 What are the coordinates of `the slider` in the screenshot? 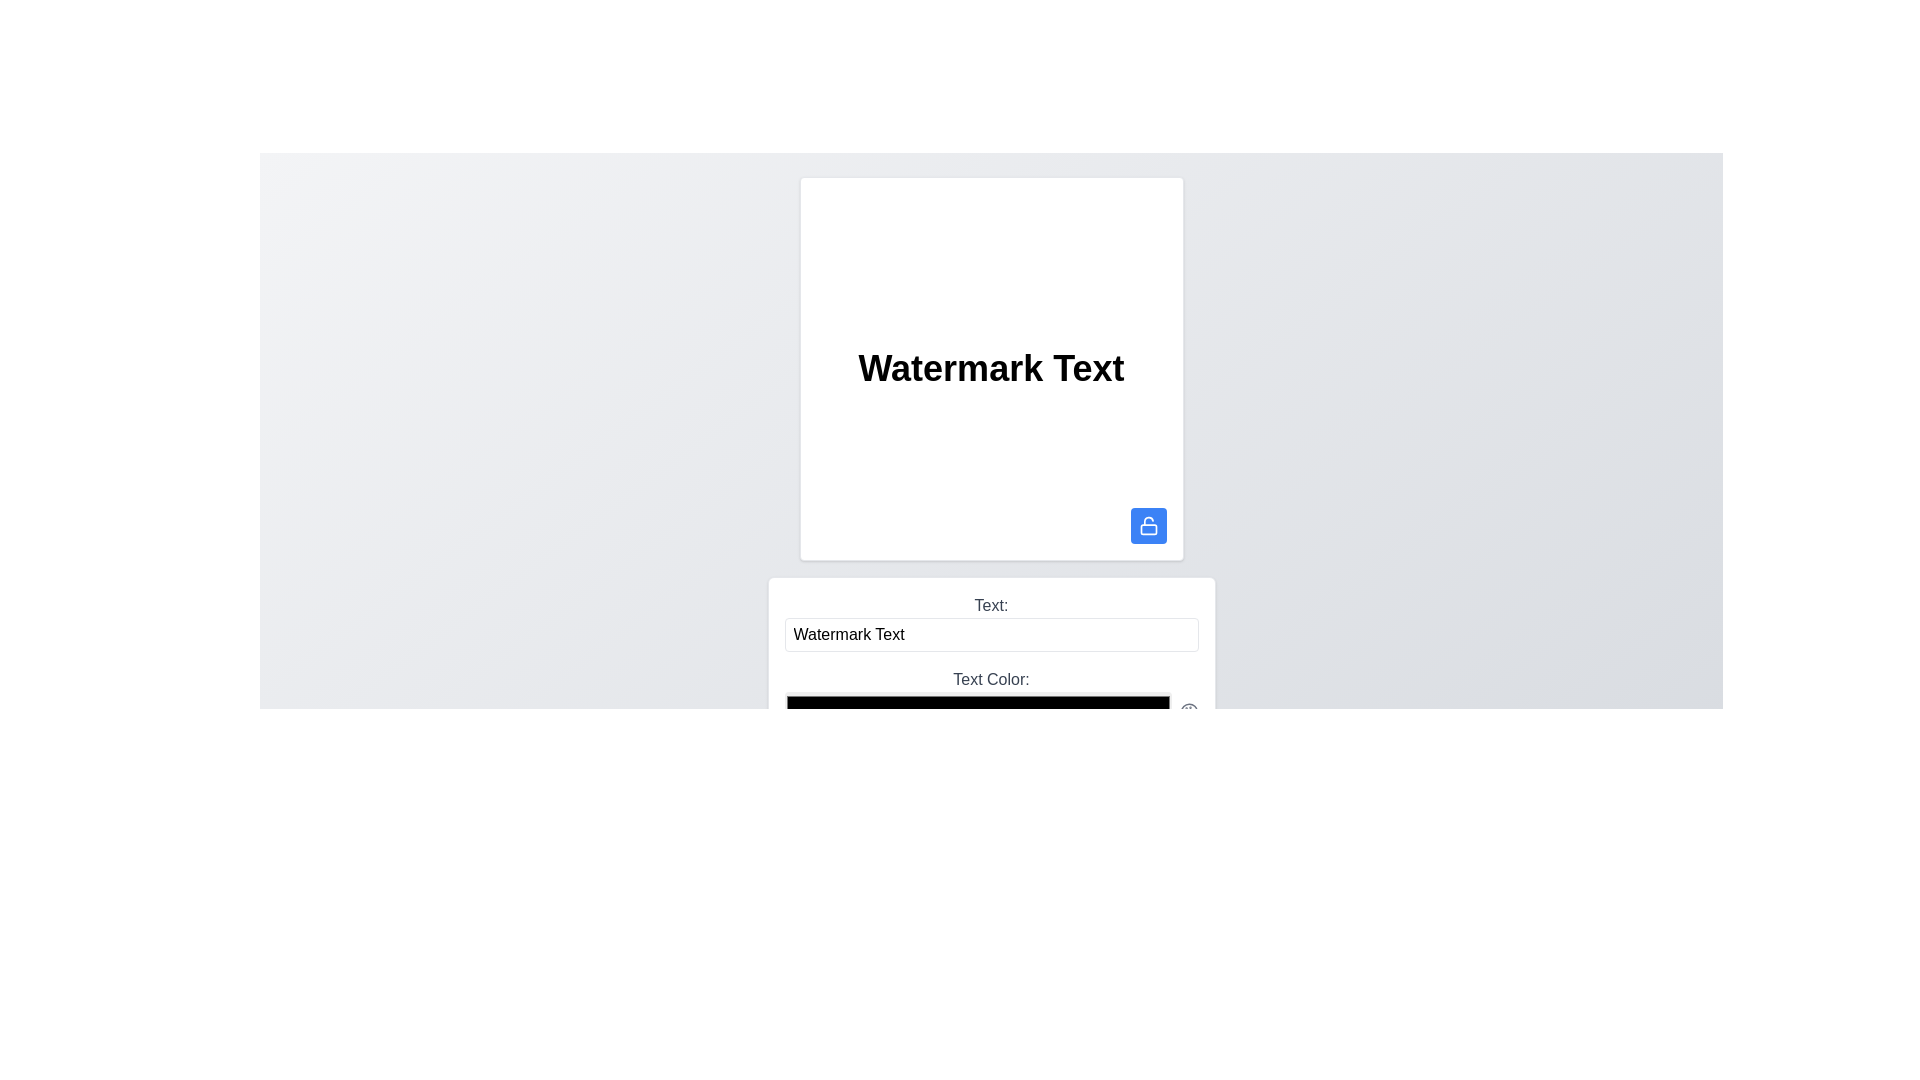 It's located at (887, 781).